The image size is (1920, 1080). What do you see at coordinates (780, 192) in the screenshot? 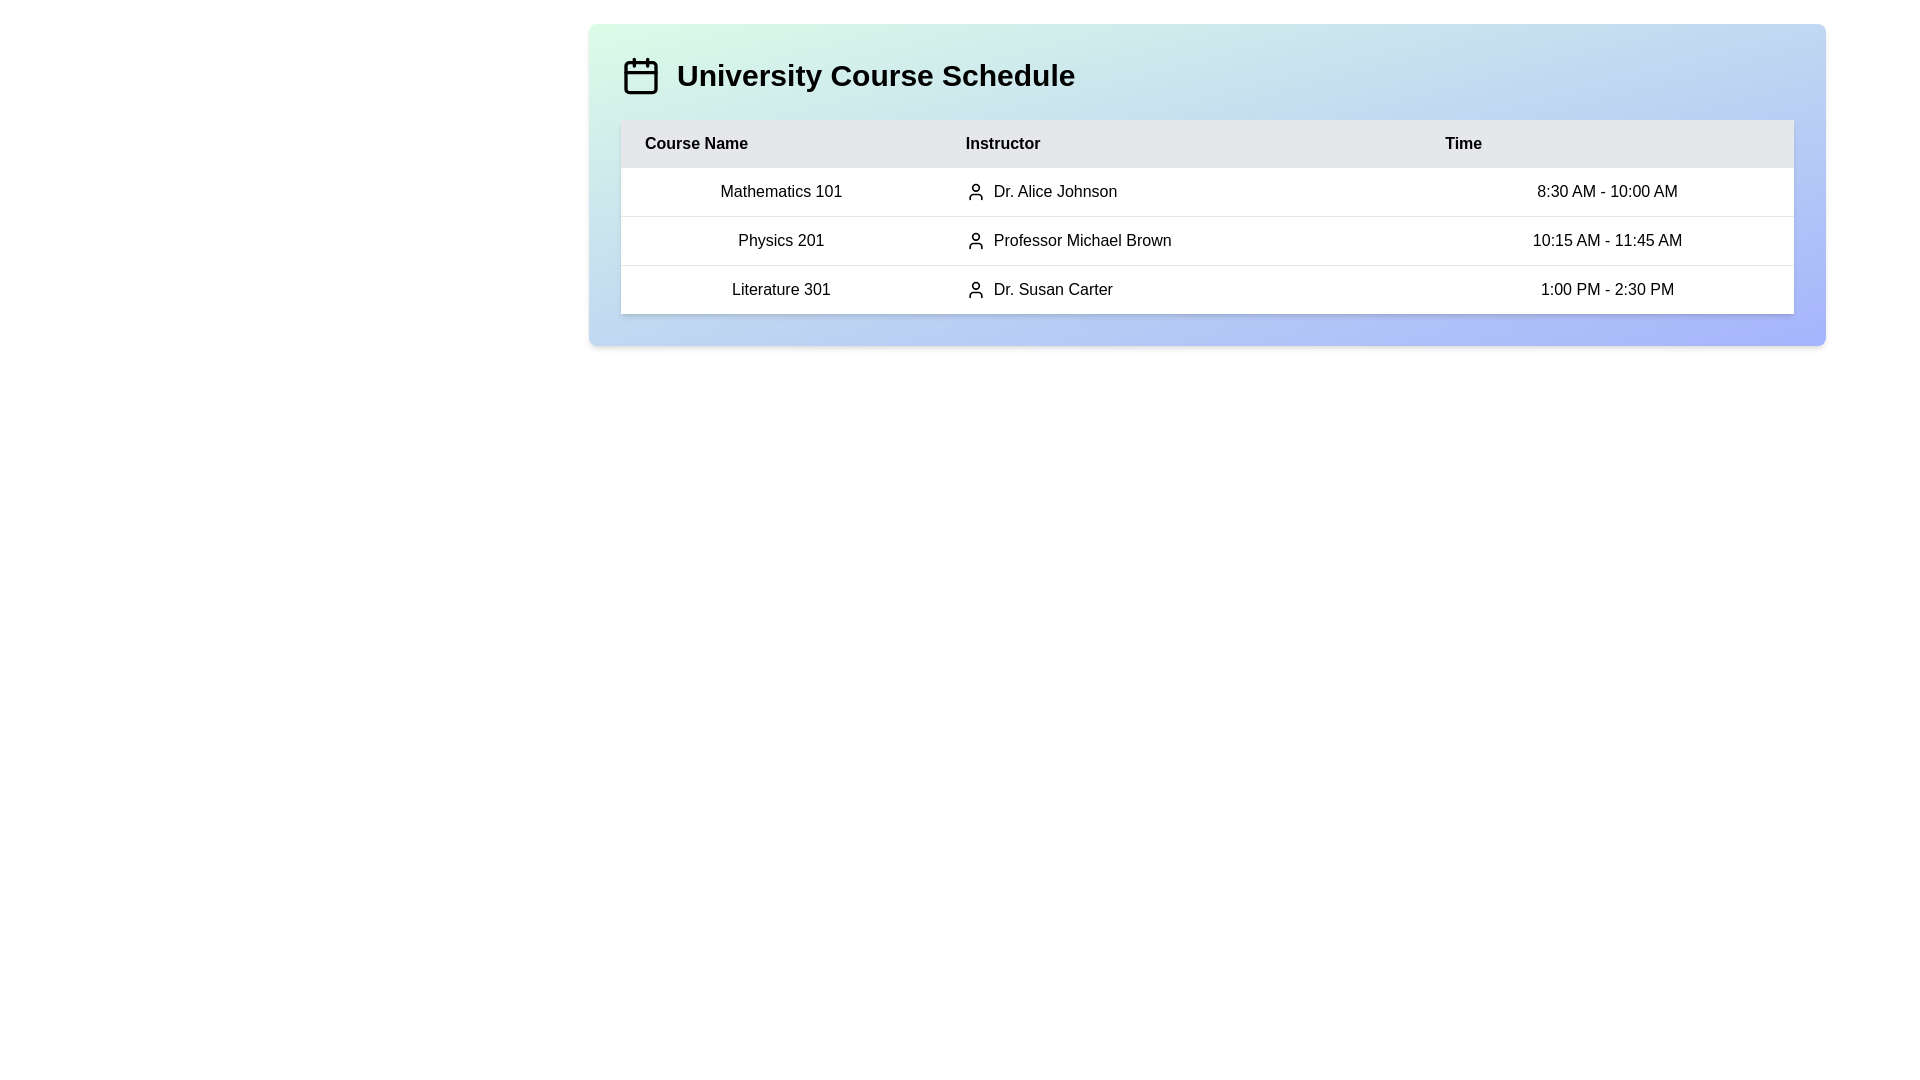
I see `the 'Mathematics 101' text label located in the 'Course Name' column of the first row in the 'University Course Schedule' table` at bounding box center [780, 192].